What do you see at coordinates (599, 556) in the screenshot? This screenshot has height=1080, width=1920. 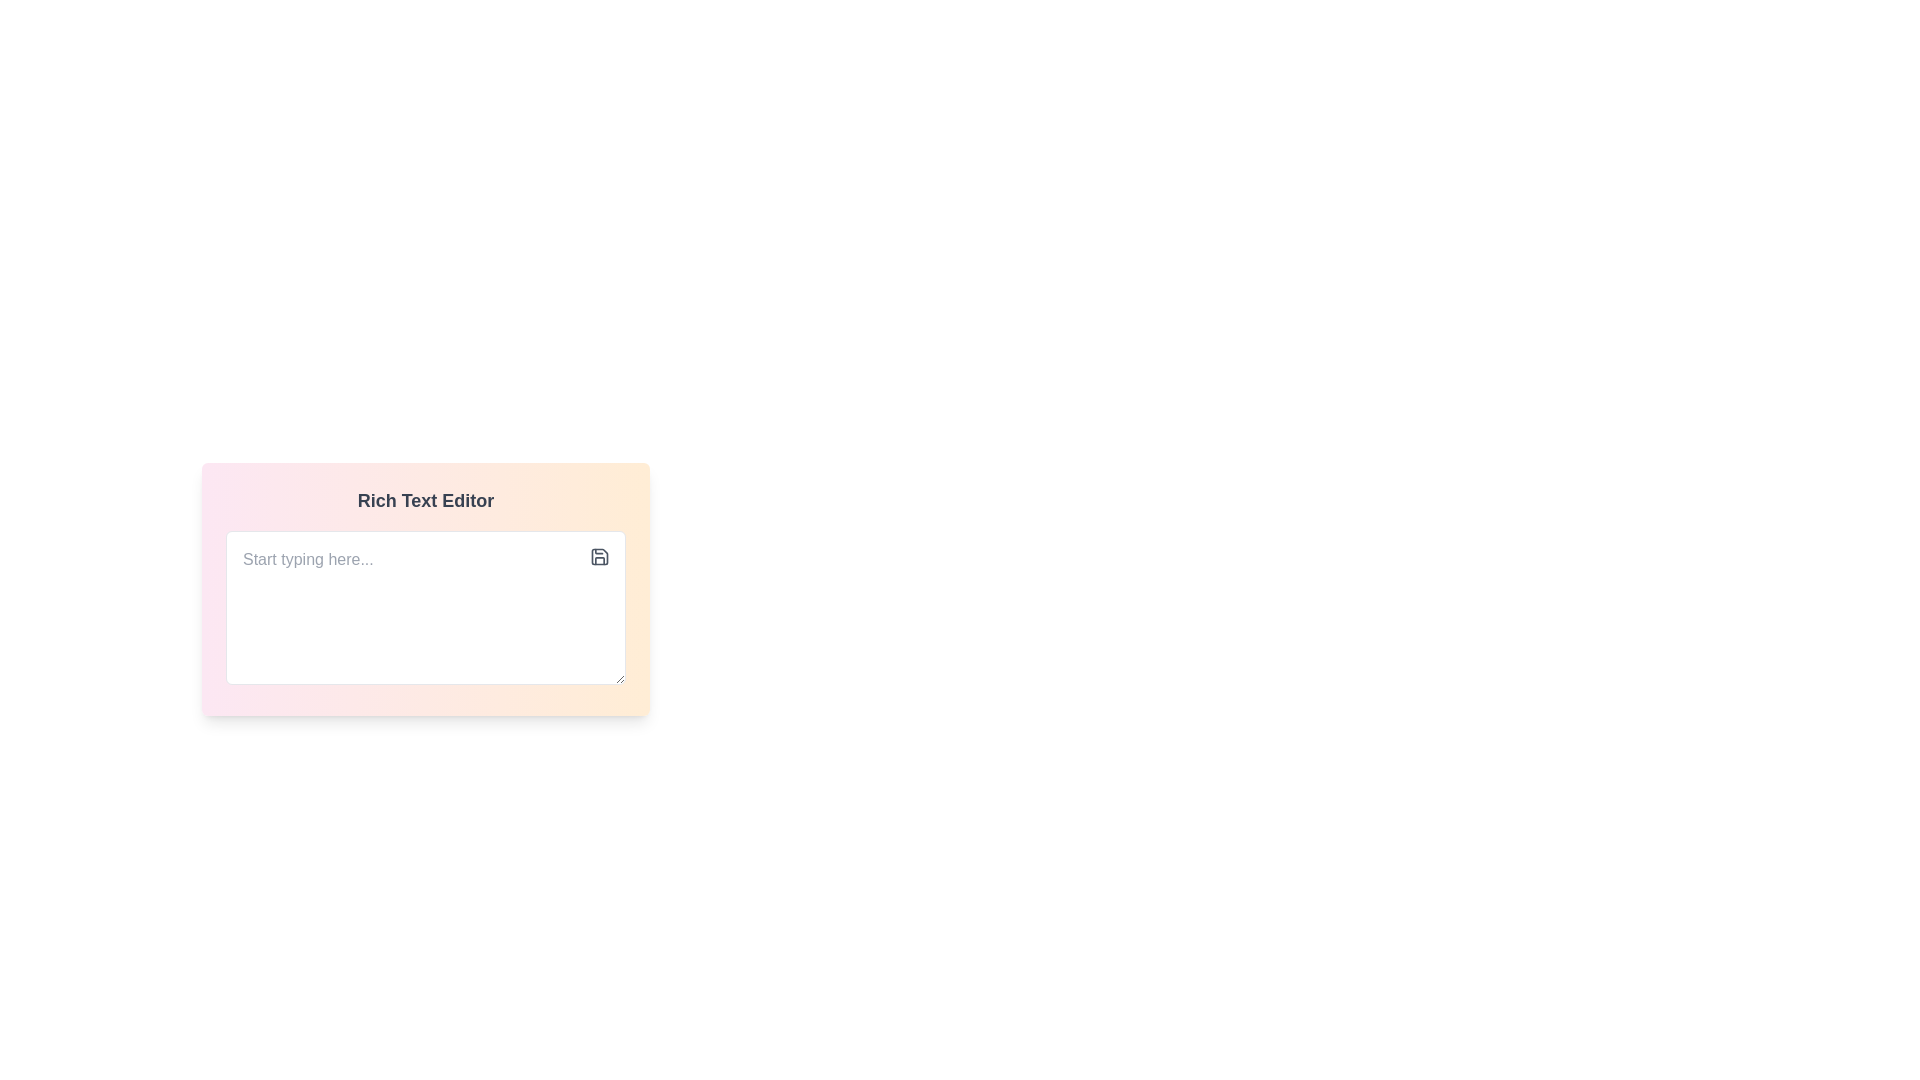 I see `the save icon button located in the top-right corner of the text input field in the text editor` at bounding box center [599, 556].